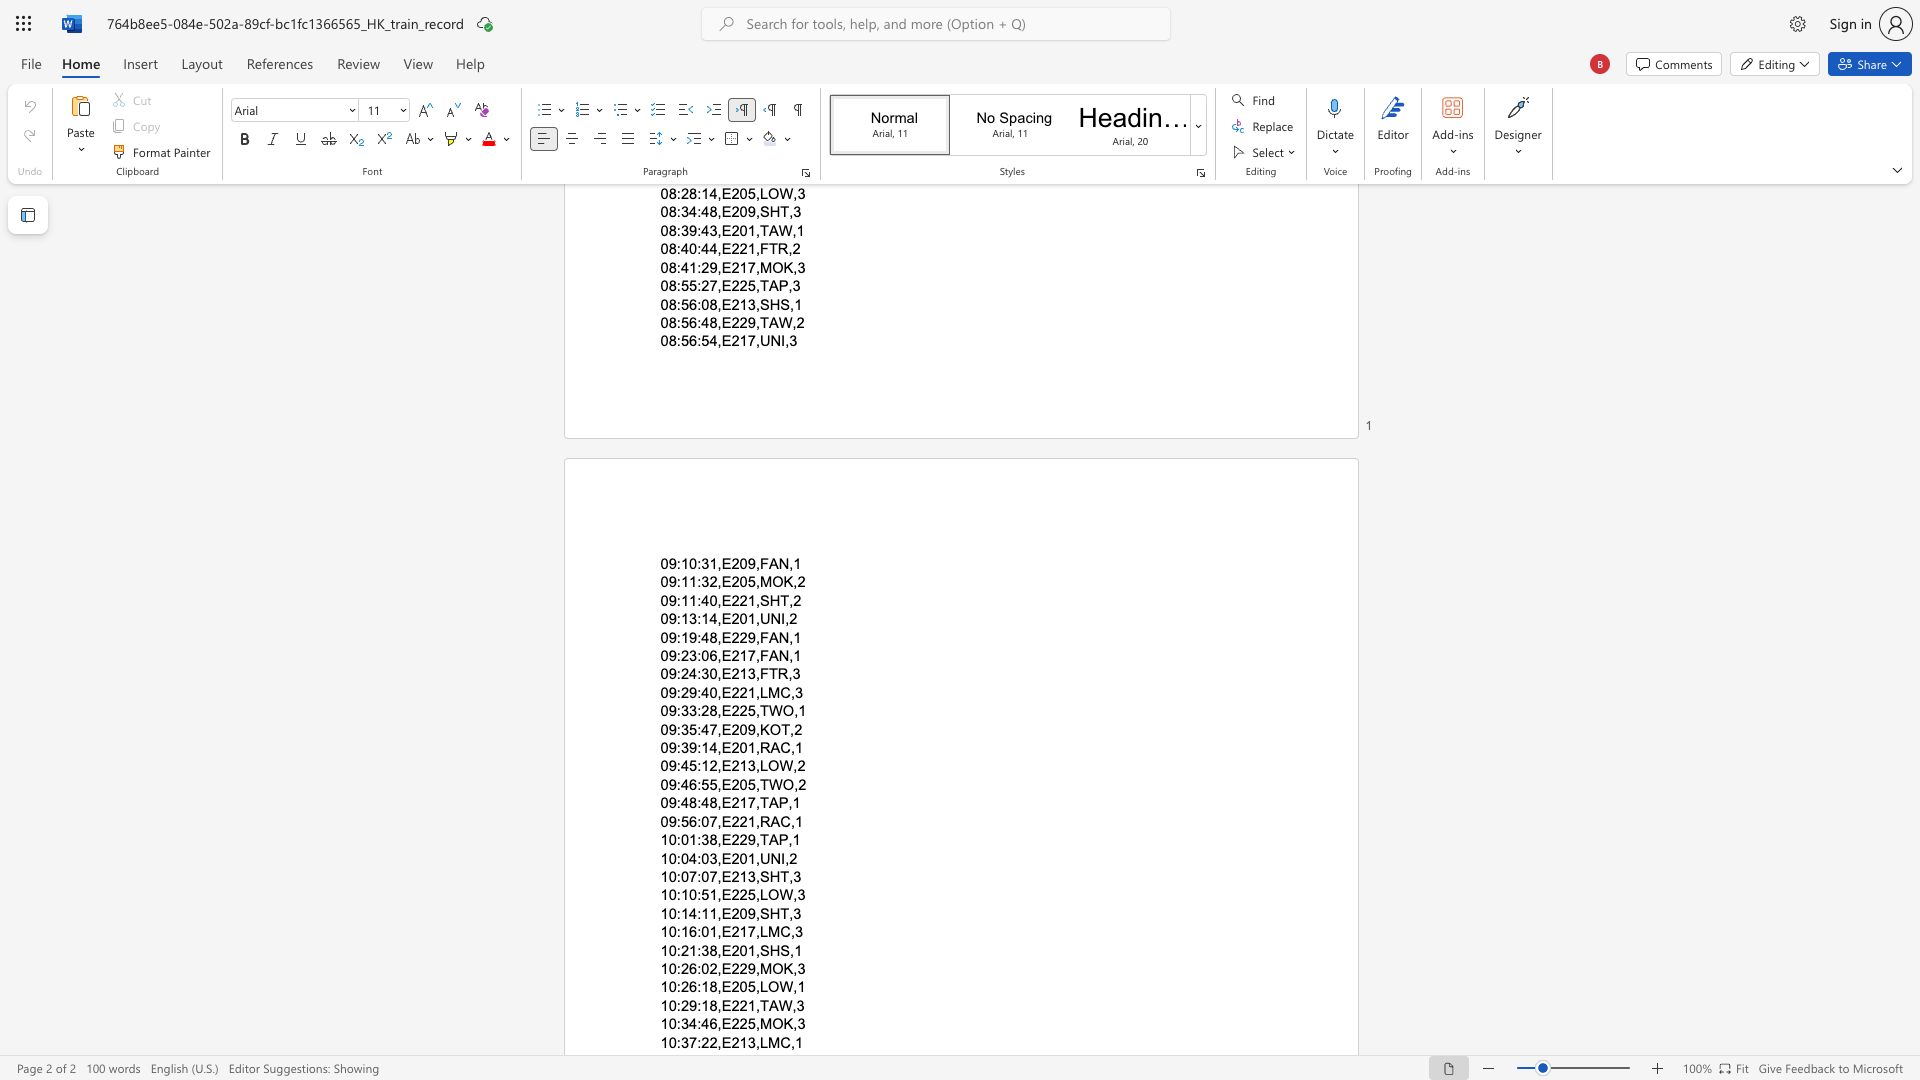 The height and width of the screenshot is (1080, 1920). Describe the element at coordinates (767, 674) in the screenshot. I see `the space between the continuous character "F" and "T" in the text` at that location.